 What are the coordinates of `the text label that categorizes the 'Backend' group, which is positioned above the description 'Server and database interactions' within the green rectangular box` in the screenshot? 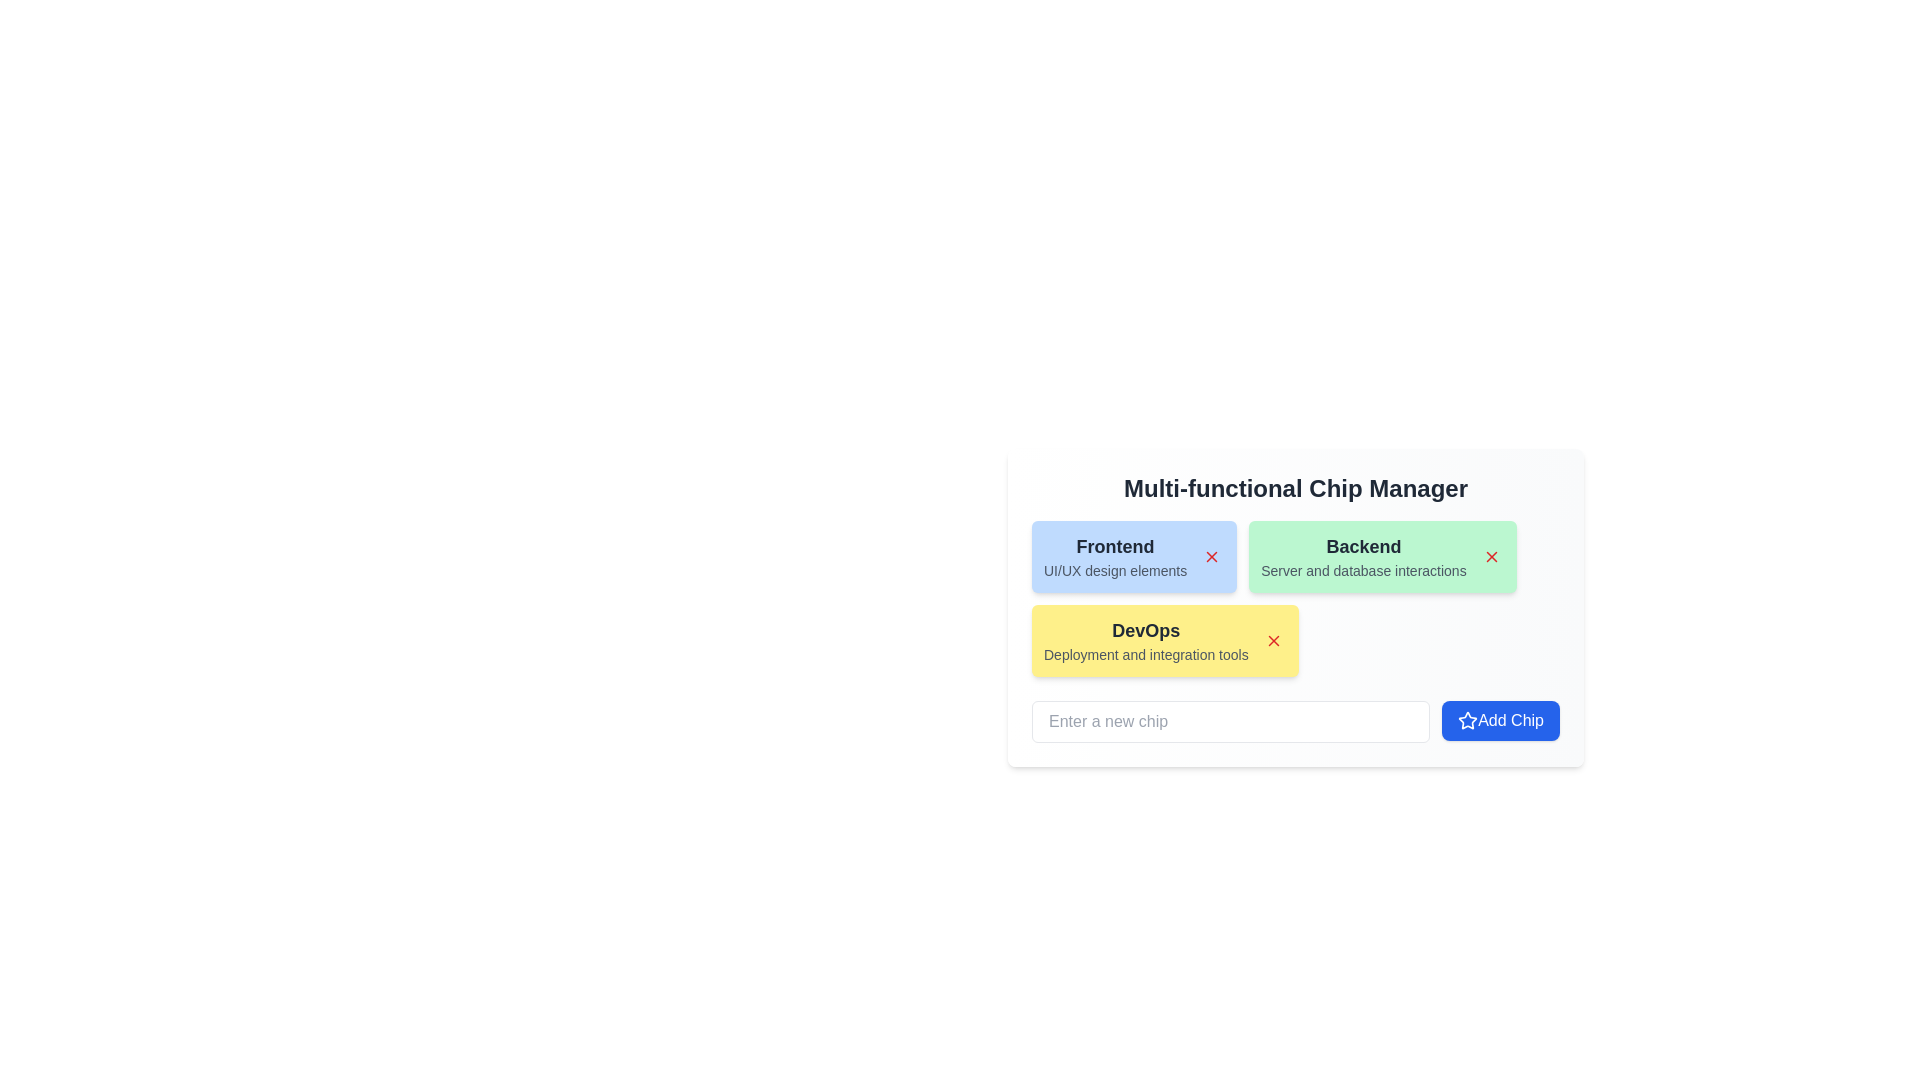 It's located at (1362, 547).